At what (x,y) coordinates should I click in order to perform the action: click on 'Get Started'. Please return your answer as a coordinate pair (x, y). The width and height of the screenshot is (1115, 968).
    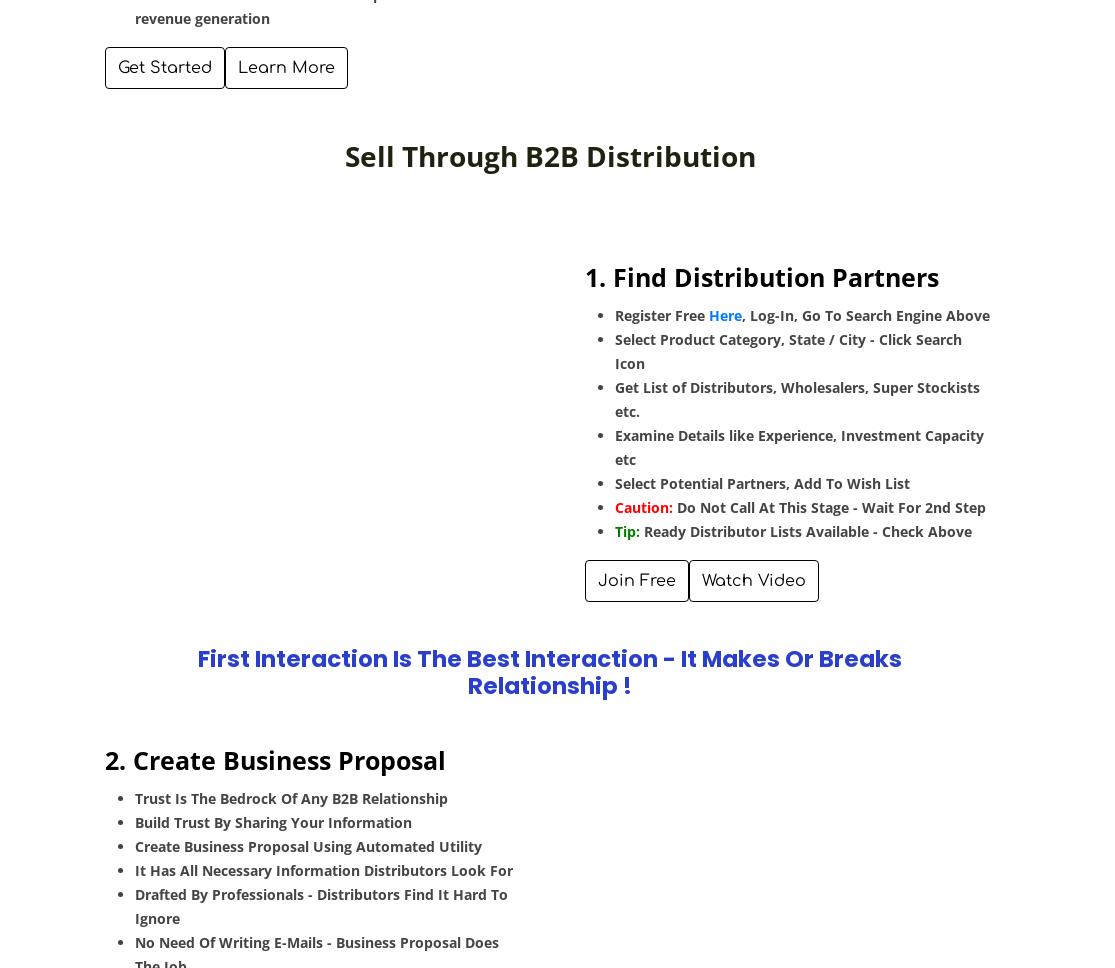
    Looking at the image, I should click on (164, 65).